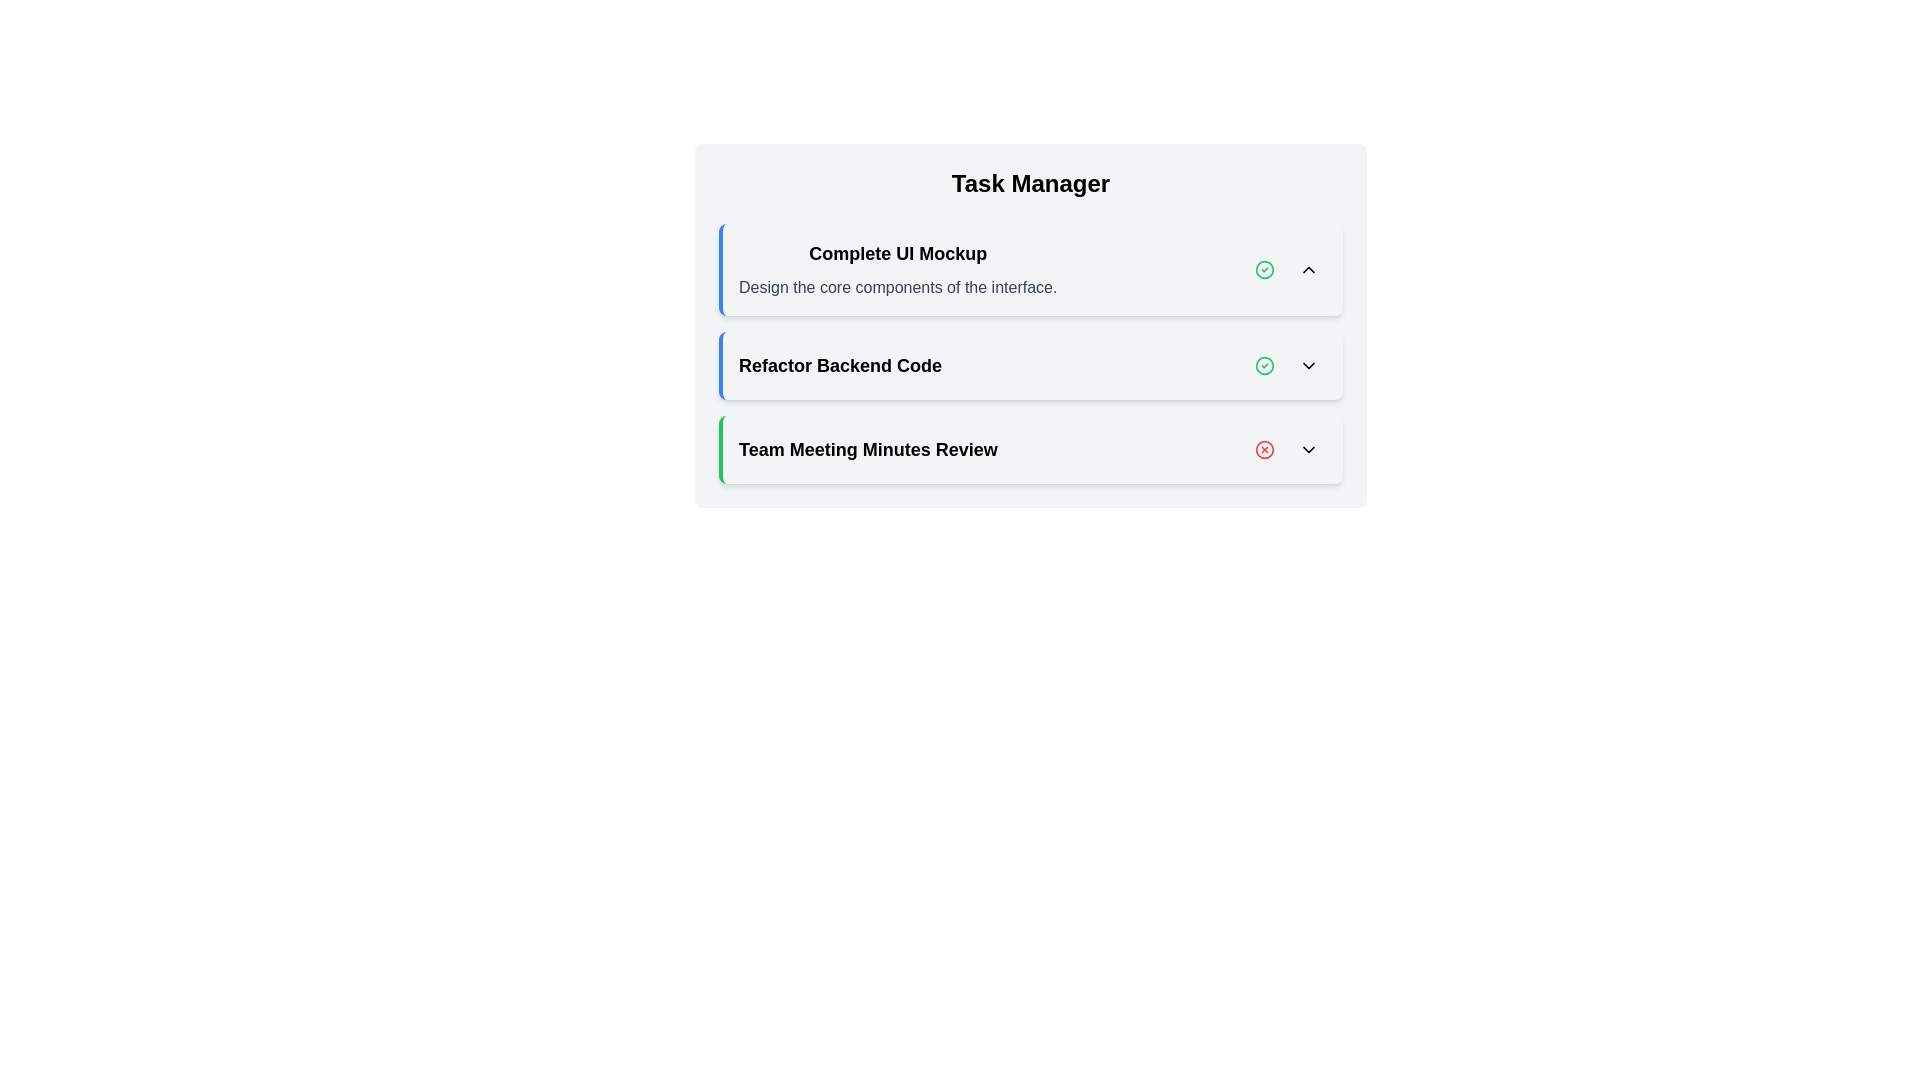  I want to click on the green-stroked circle icon with a checkmark in the second item of the task list, so click(1264, 270).